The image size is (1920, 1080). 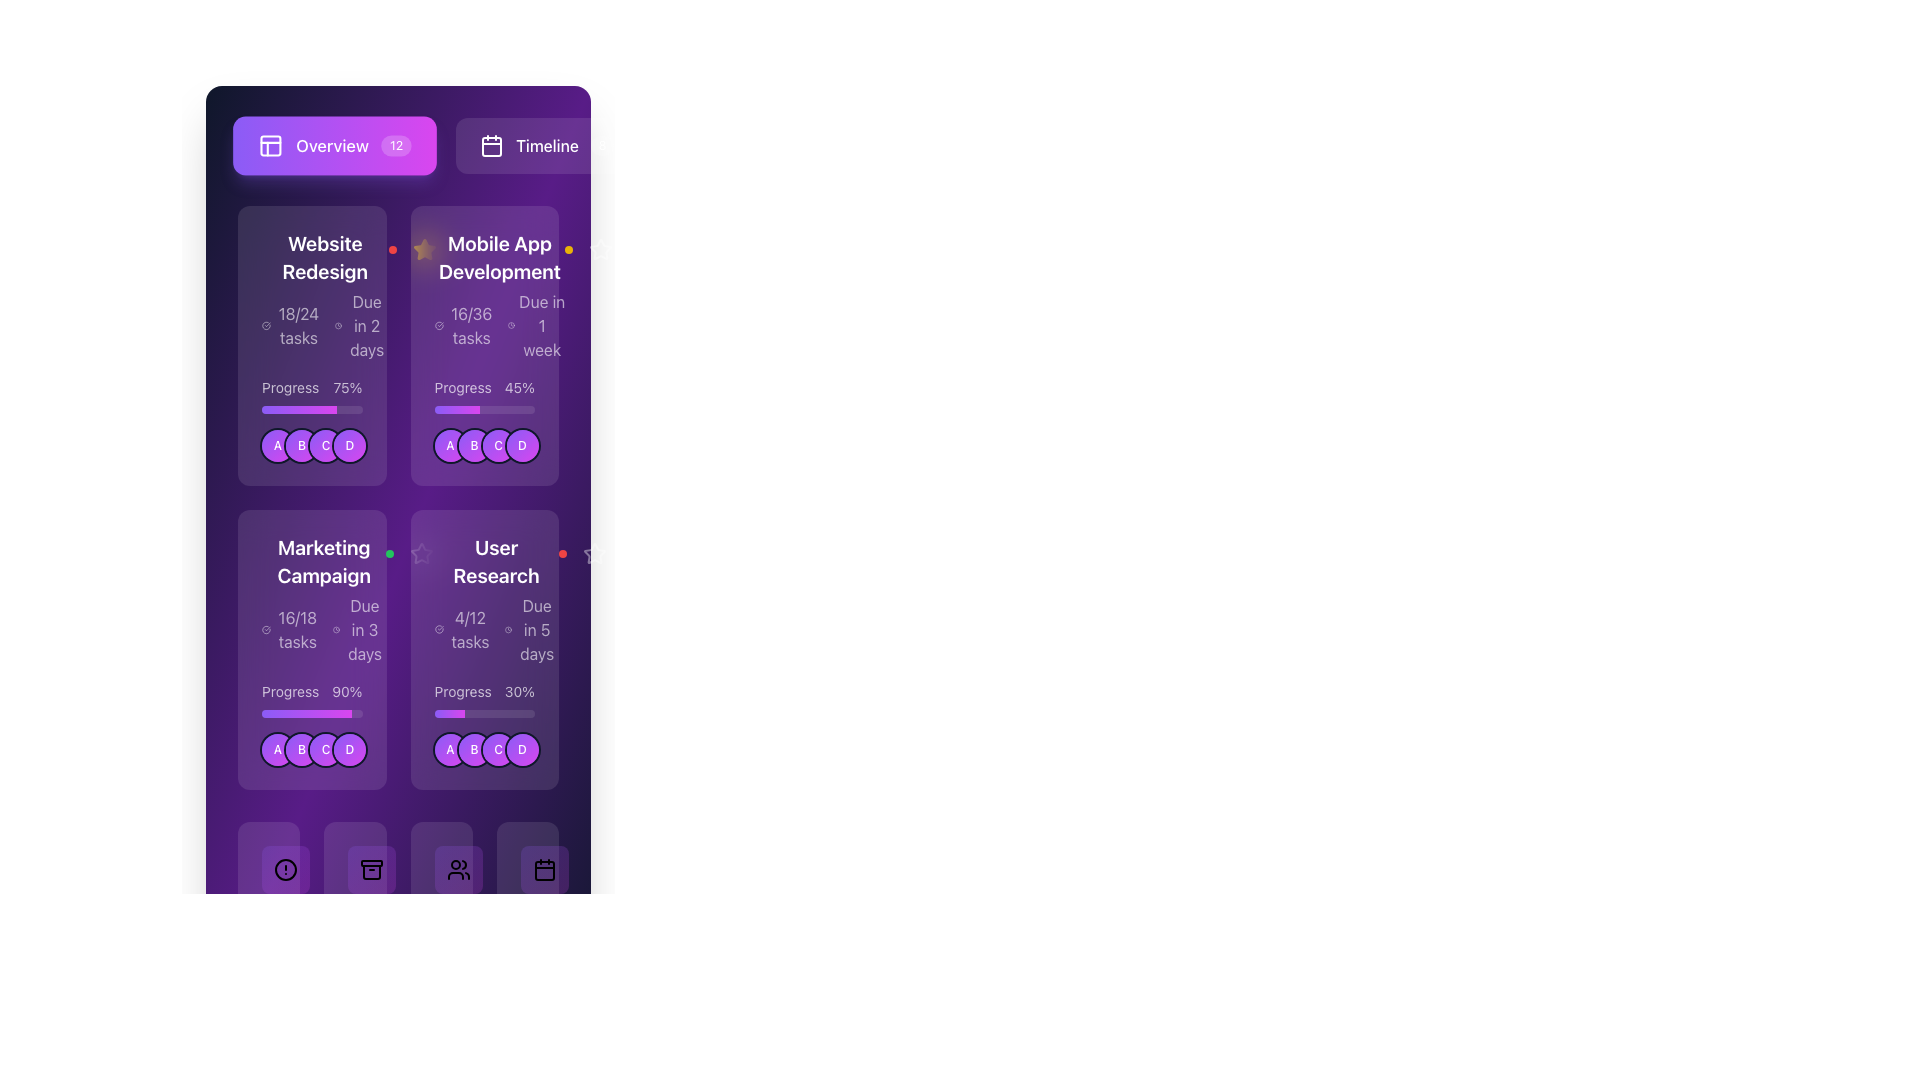 What do you see at coordinates (306, 712) in the screenshot?
I see `the horizontal progress bar featuring a gradient fill transitioning from purple to pink, located within the 'Marketing Campaign' card under the 'Progress' section` at bounding box center [306, 712].